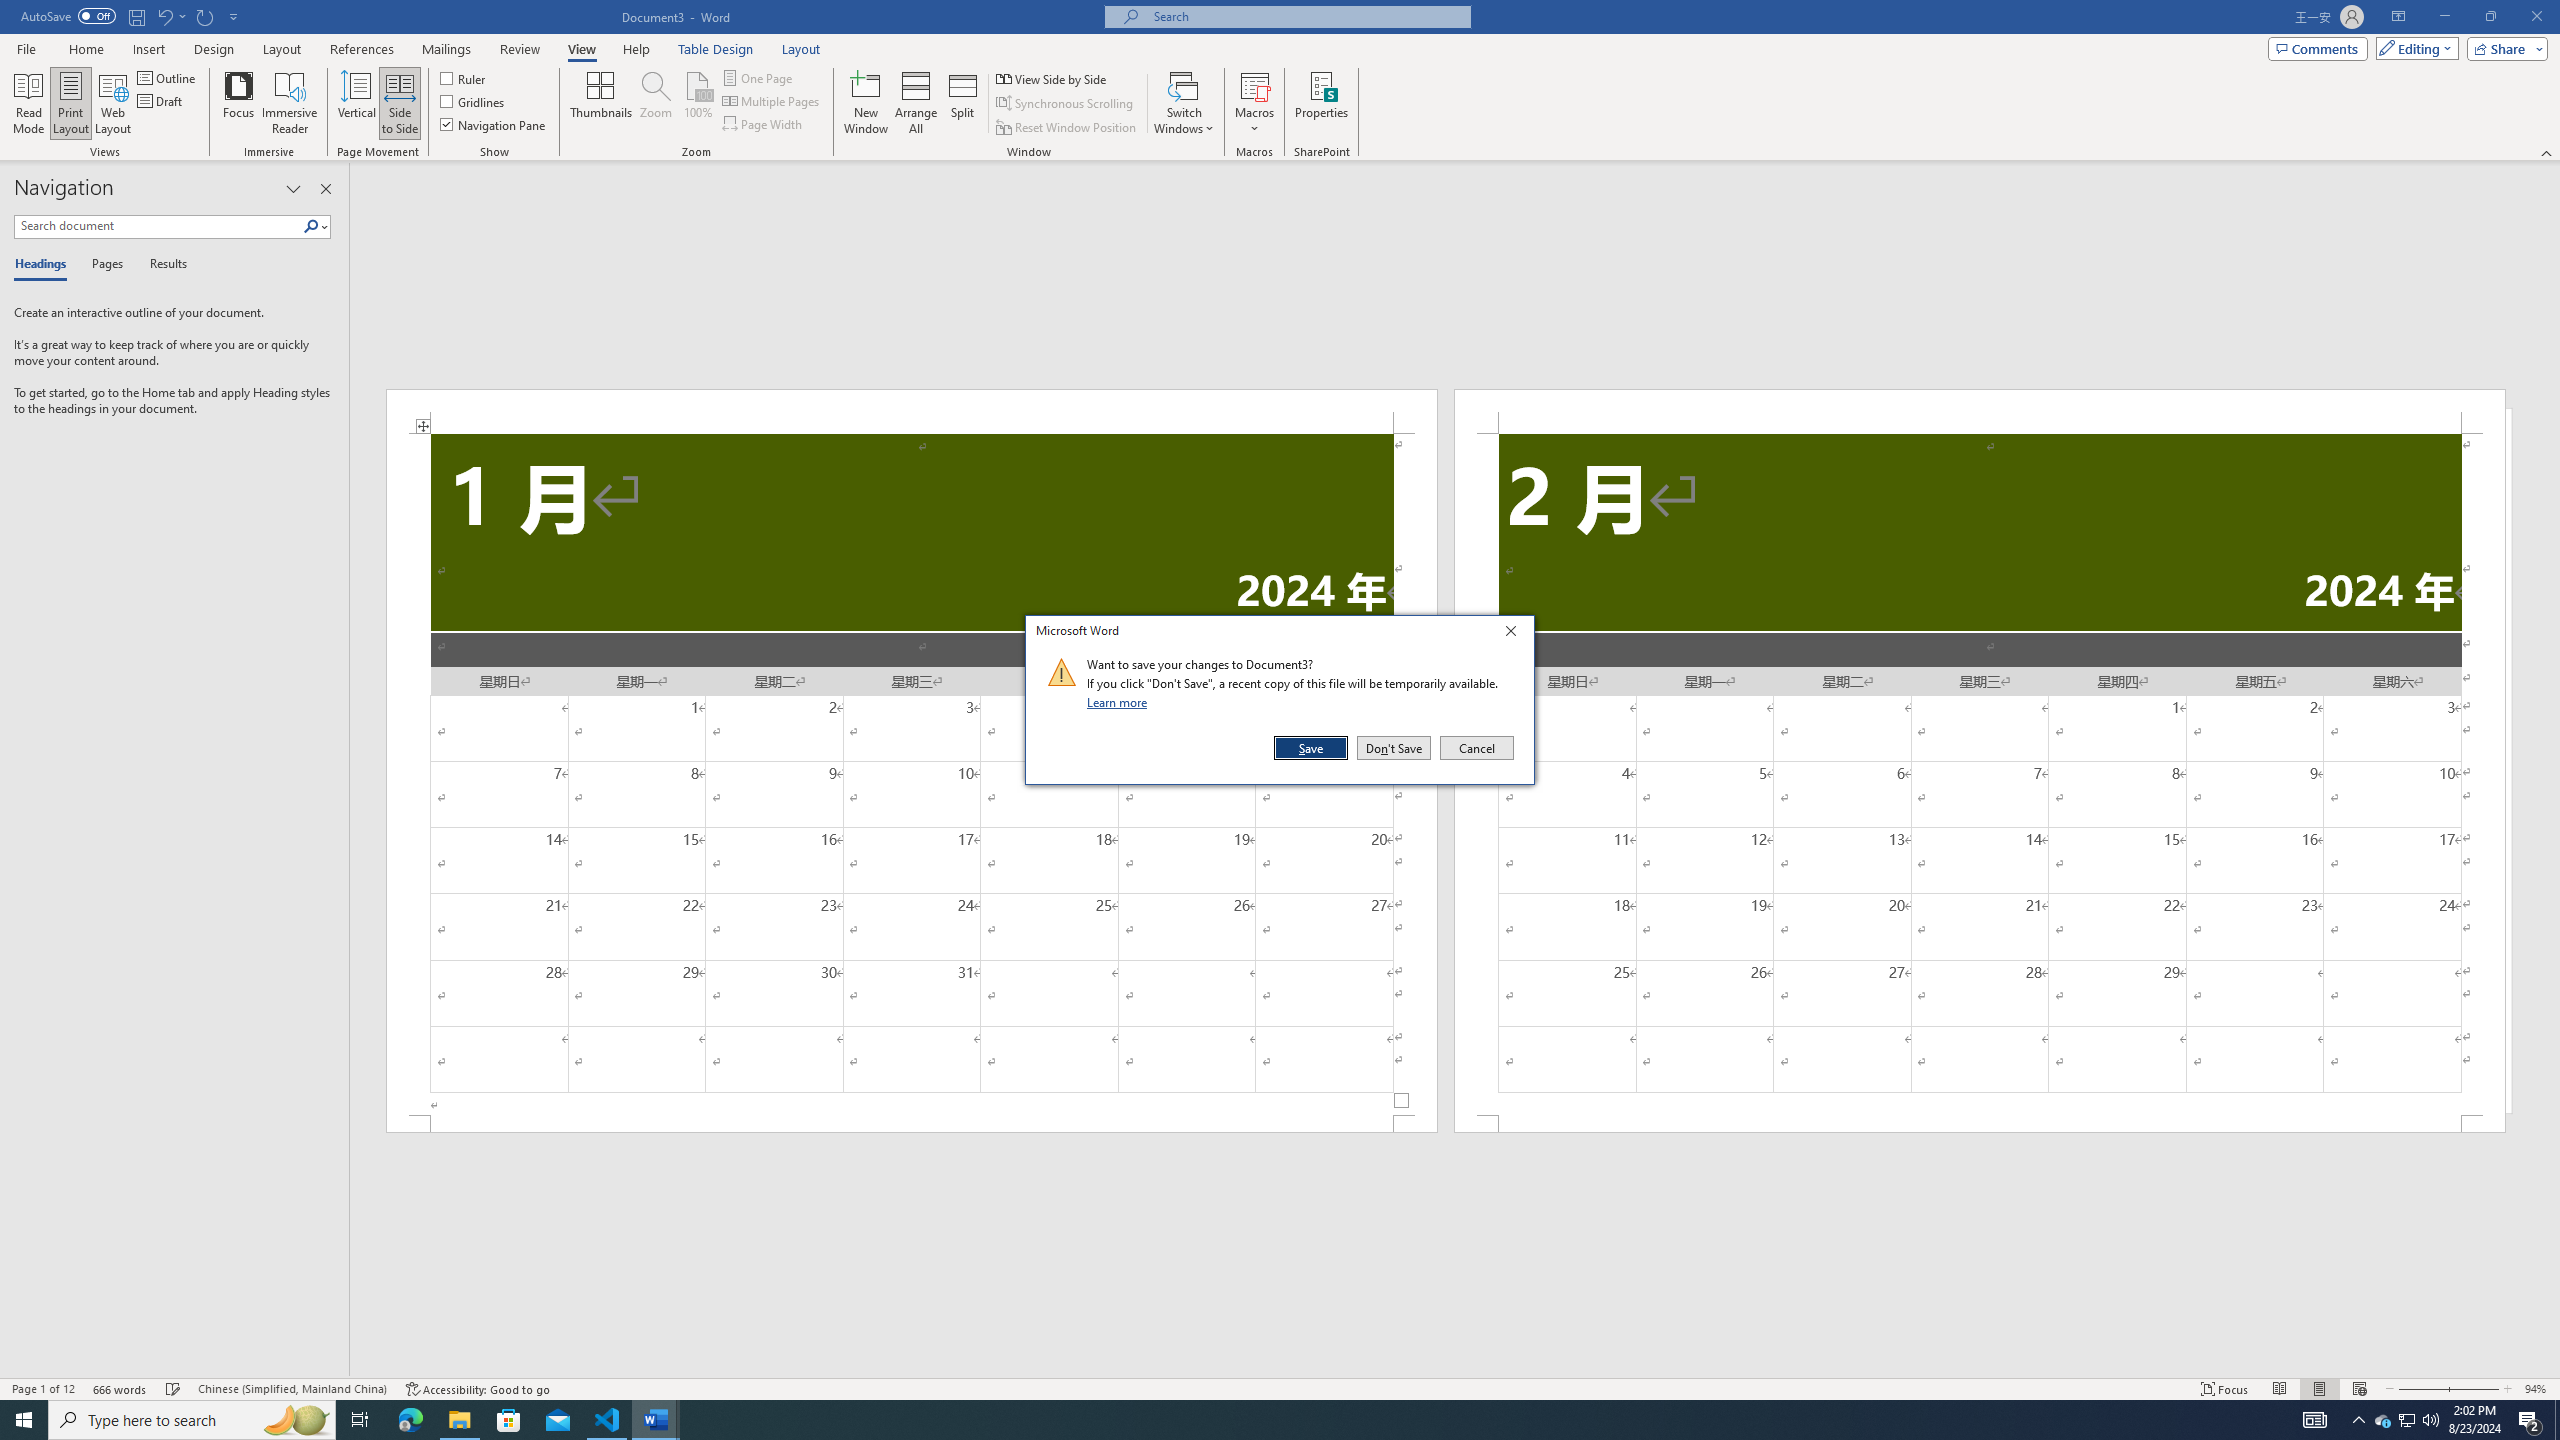  I want to click on 'Split', so click(962, 103).